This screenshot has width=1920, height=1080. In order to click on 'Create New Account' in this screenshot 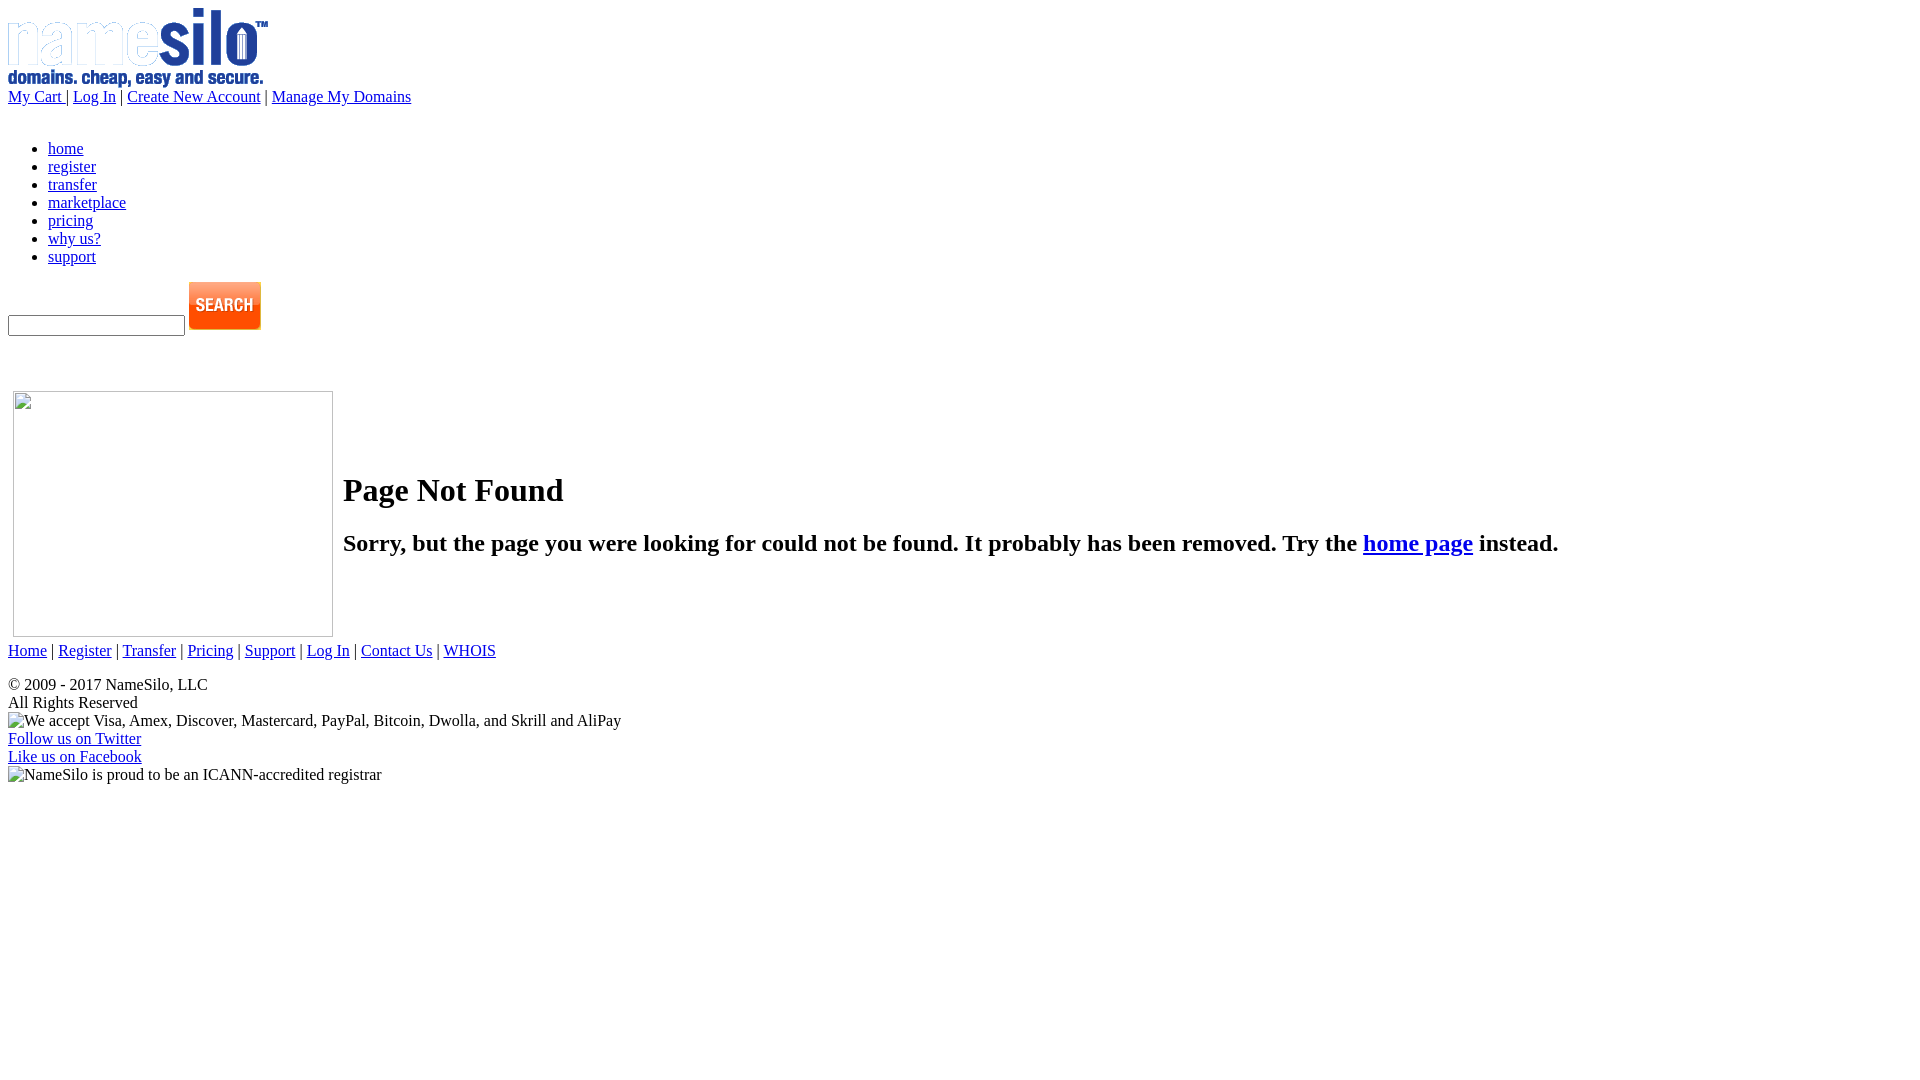, I will do `click(193, 96)`.